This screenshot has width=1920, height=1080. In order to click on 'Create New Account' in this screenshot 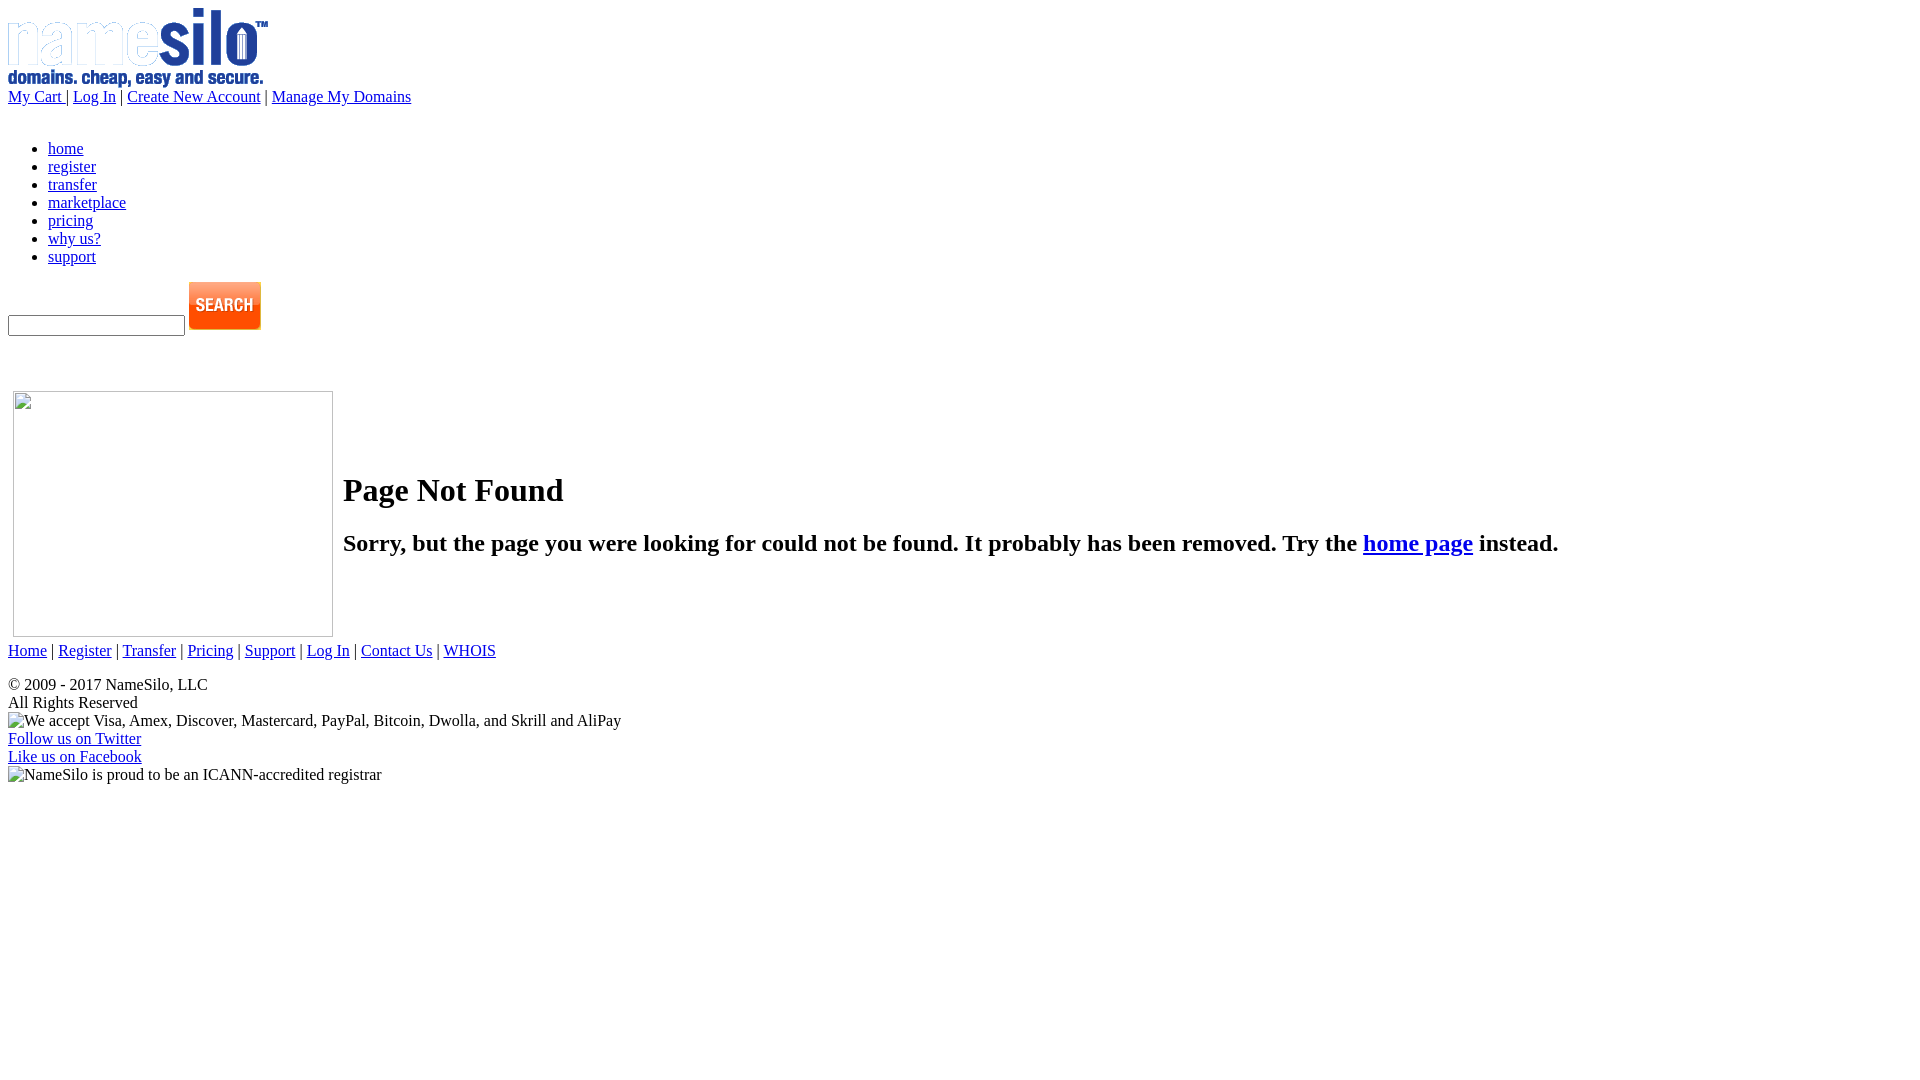, I will do `click(193, 96)`.